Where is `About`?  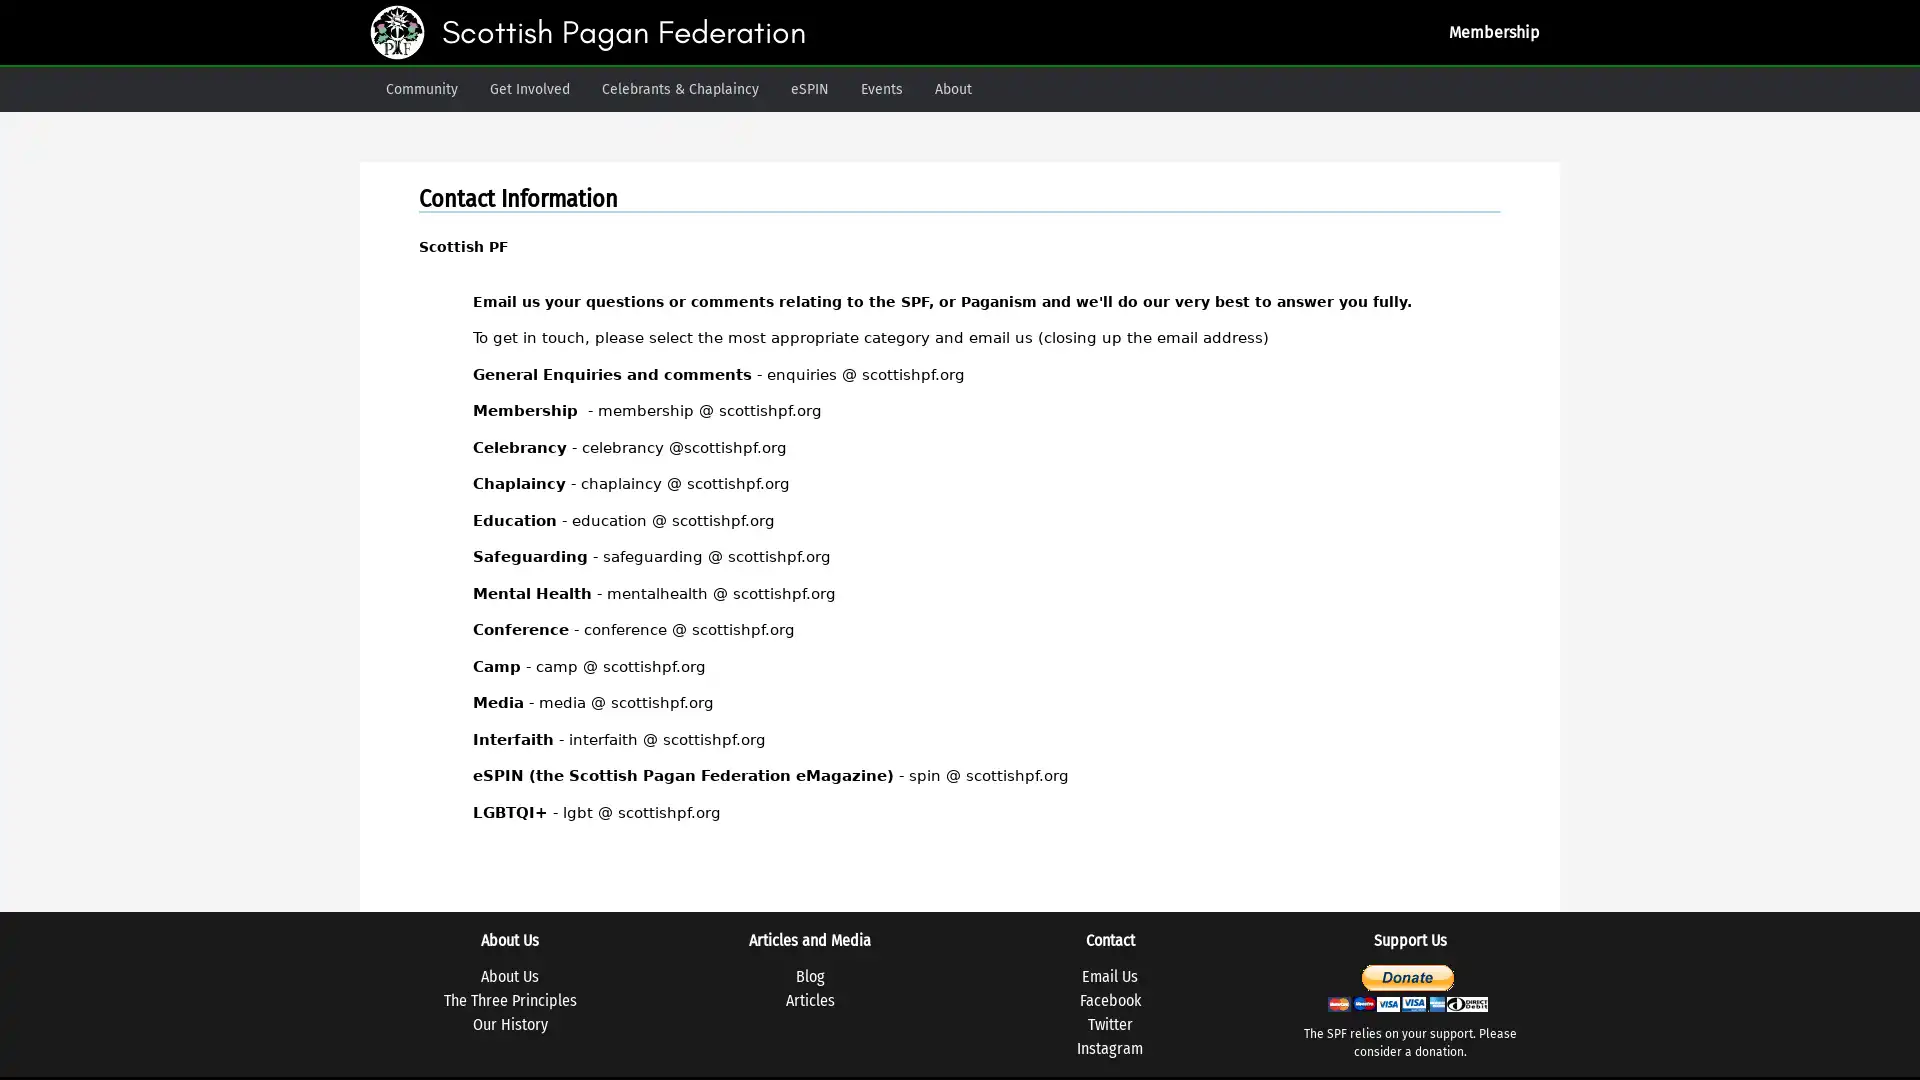
About is located at coordinates (952, 88).